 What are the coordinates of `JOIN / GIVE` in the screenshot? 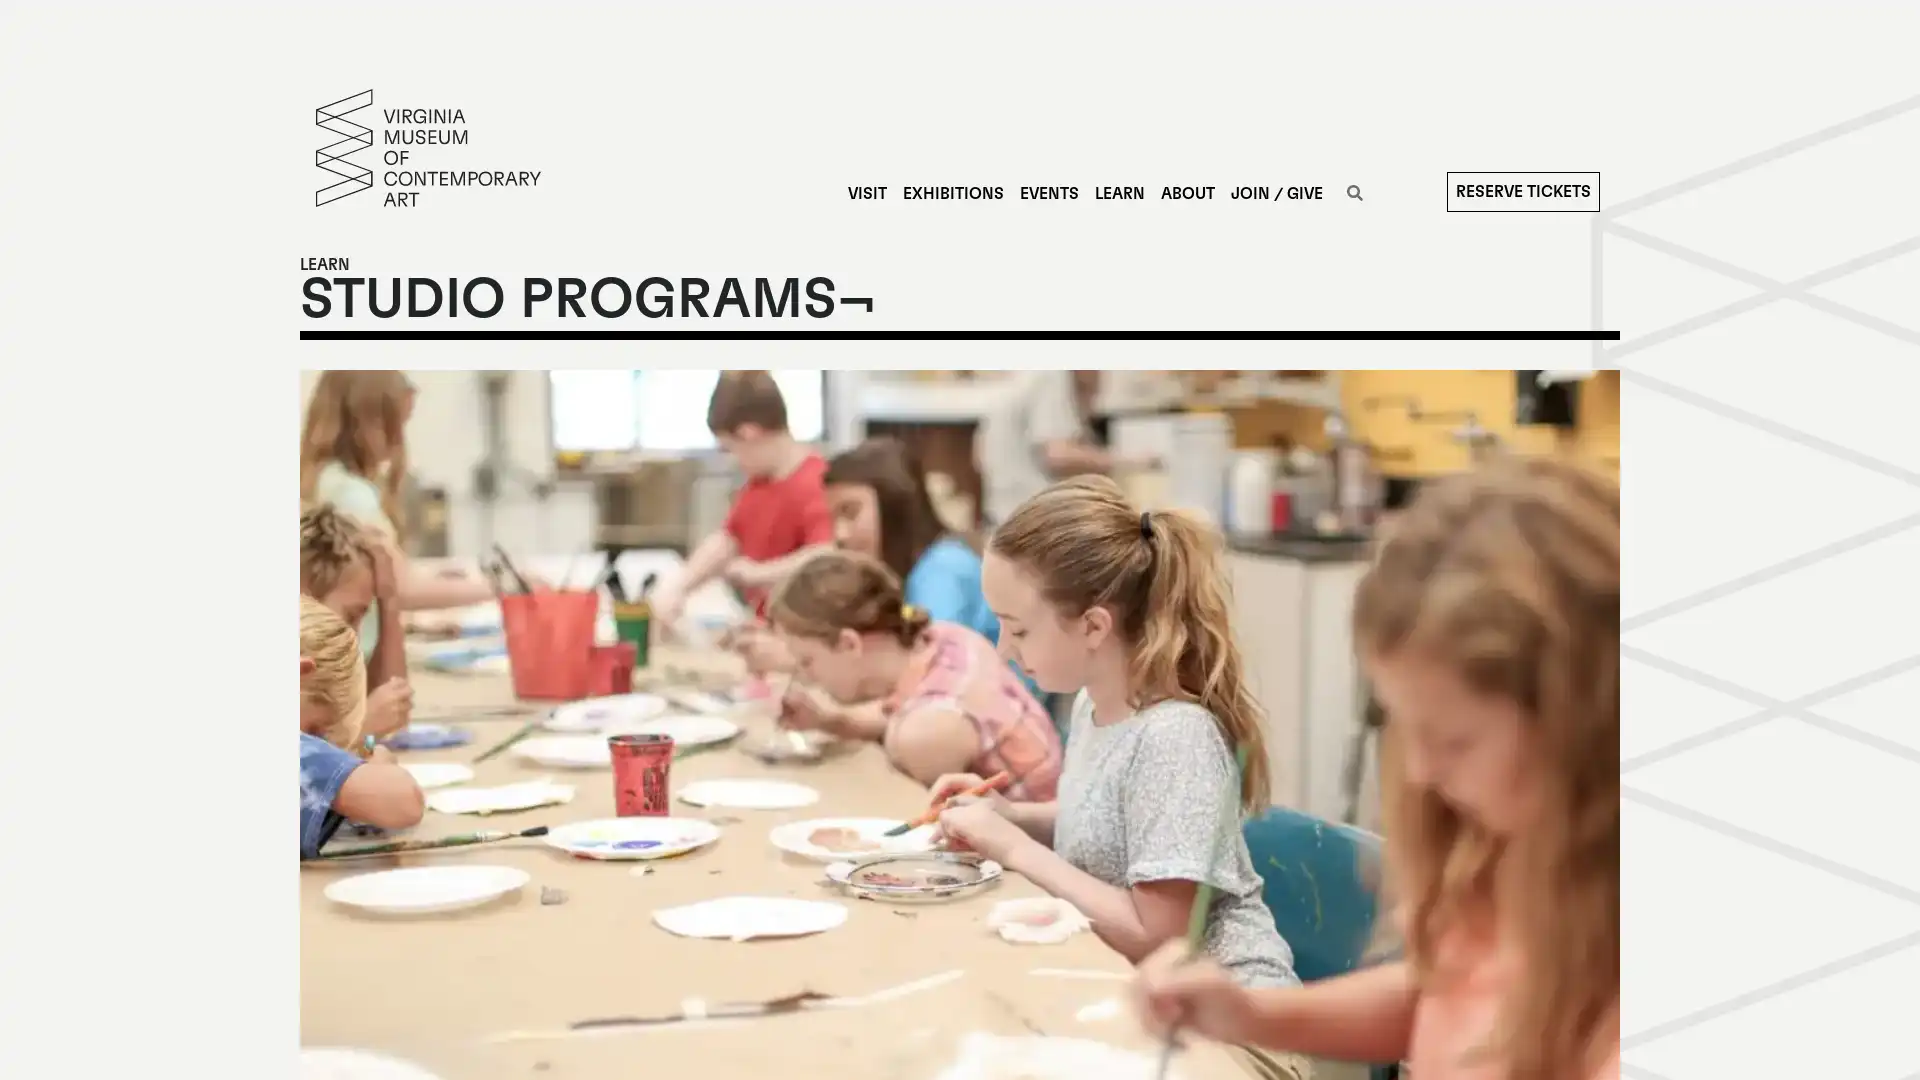 It's located at (1275, 193).